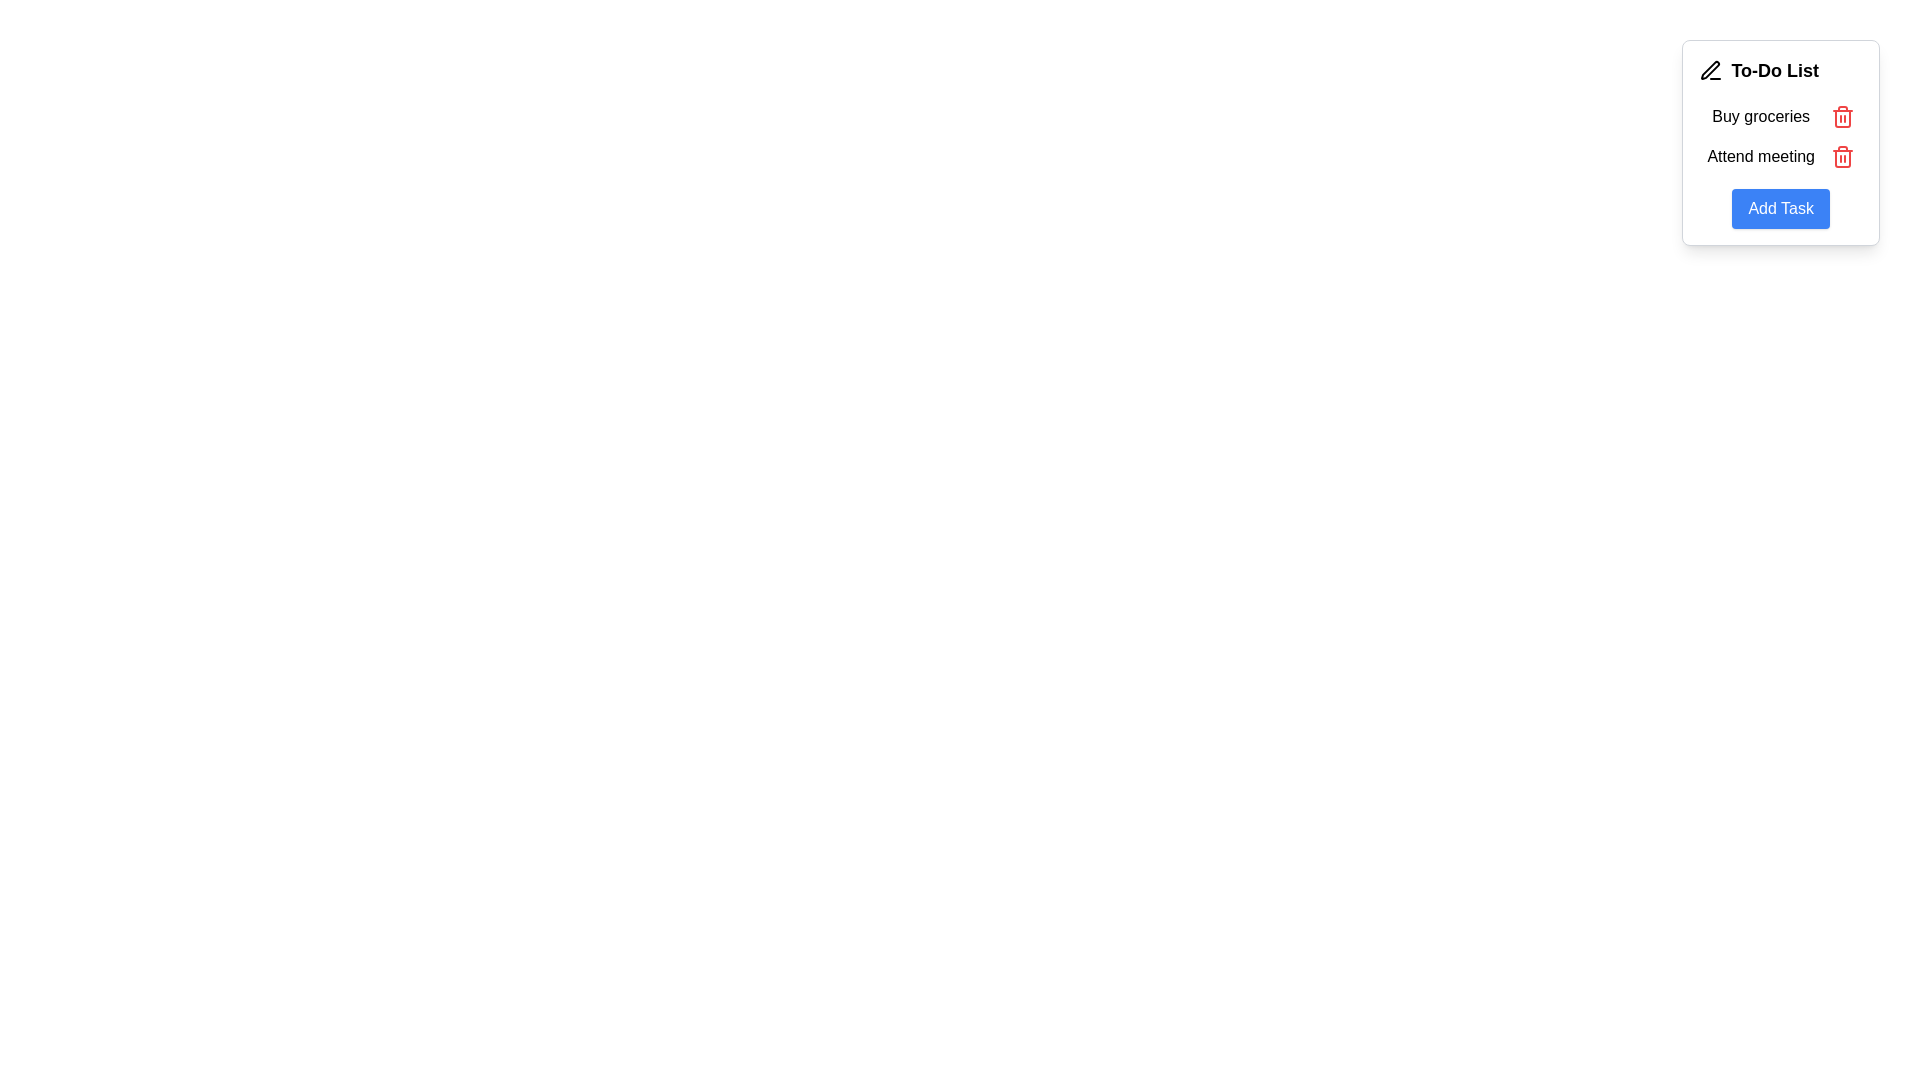 This screenshot has width=1920, height=1080. Describe the element at coordinates (1842, 116) in the screenshot. I see `the trash can icon button that symbolizes a delete action for the 'Attend meeting' task in the to-do list application to potentially see a tooltip` at that location.